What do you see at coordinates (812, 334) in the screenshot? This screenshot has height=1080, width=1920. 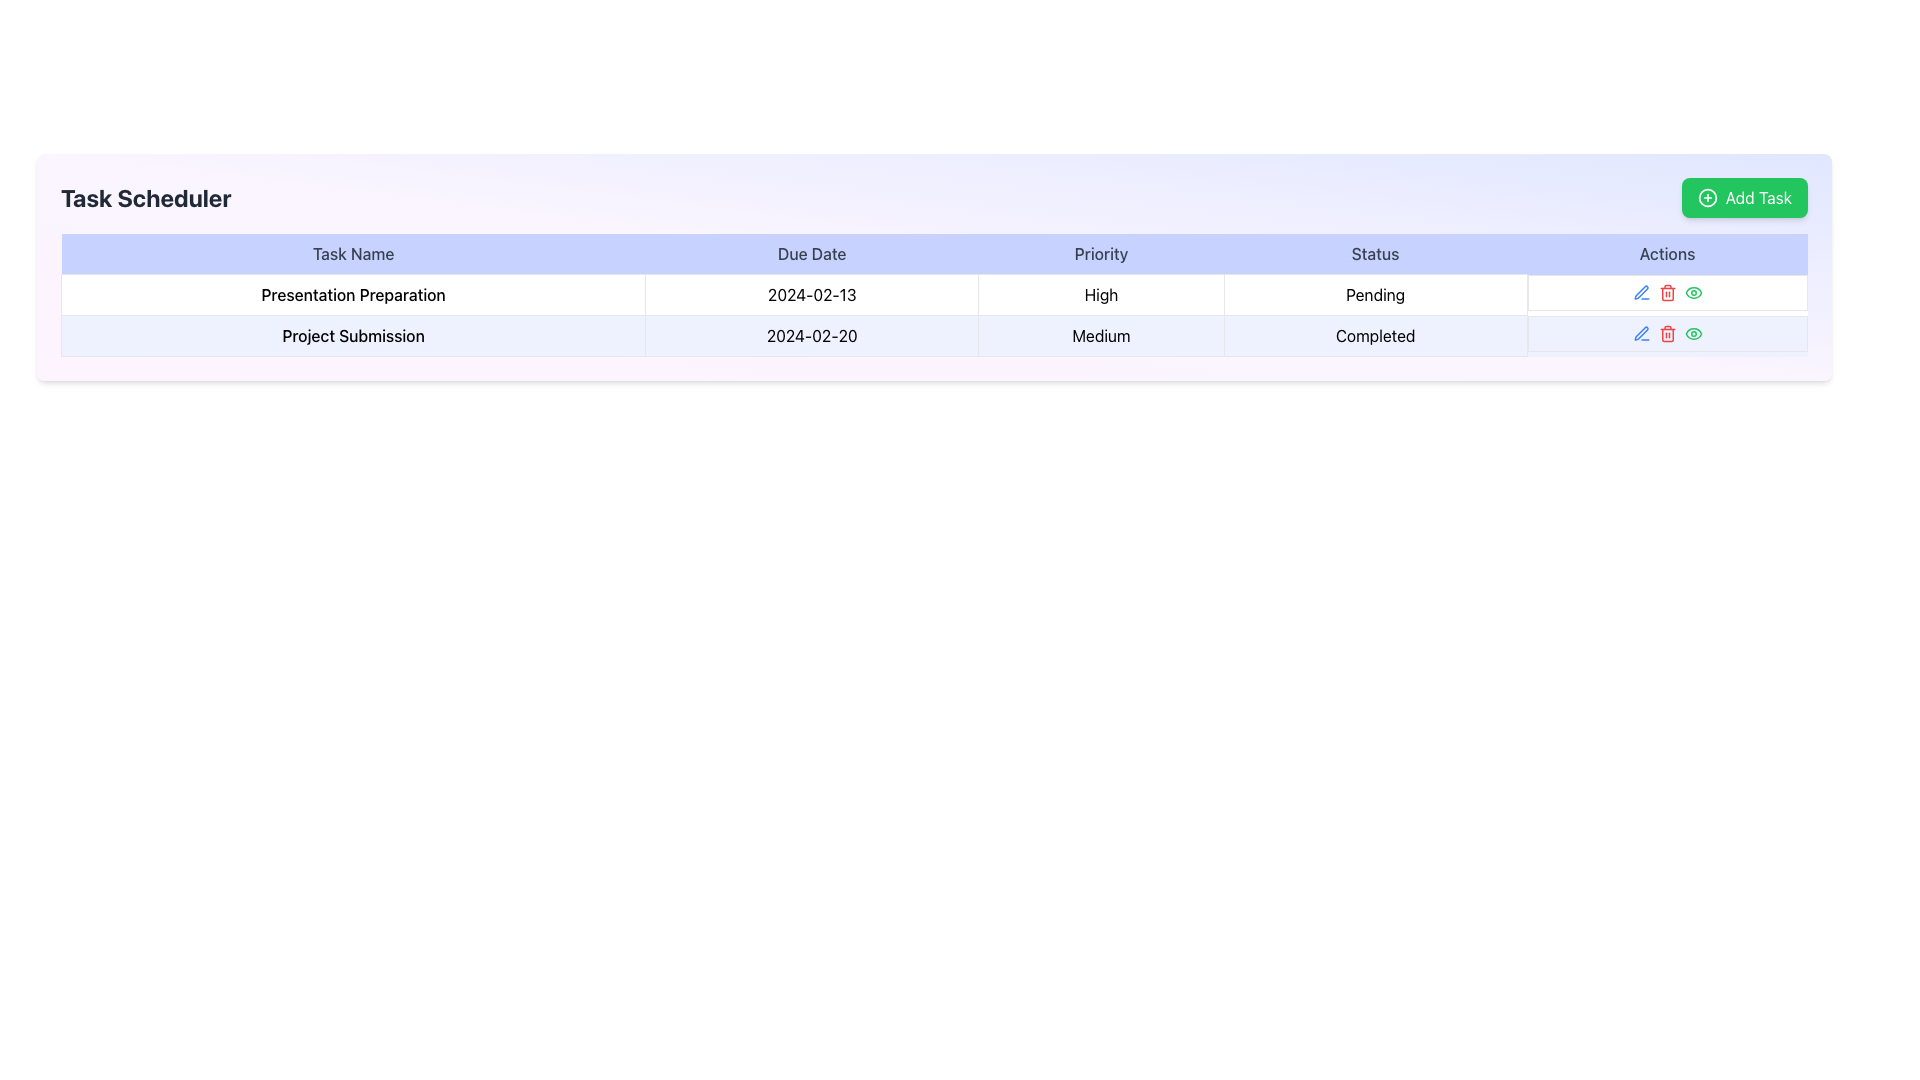 I see `the text label displaying the due date for a task entry in the task scheduling table, located in the second cell of the second row under the 'Due Date' column` at bounding box center [812, 334].